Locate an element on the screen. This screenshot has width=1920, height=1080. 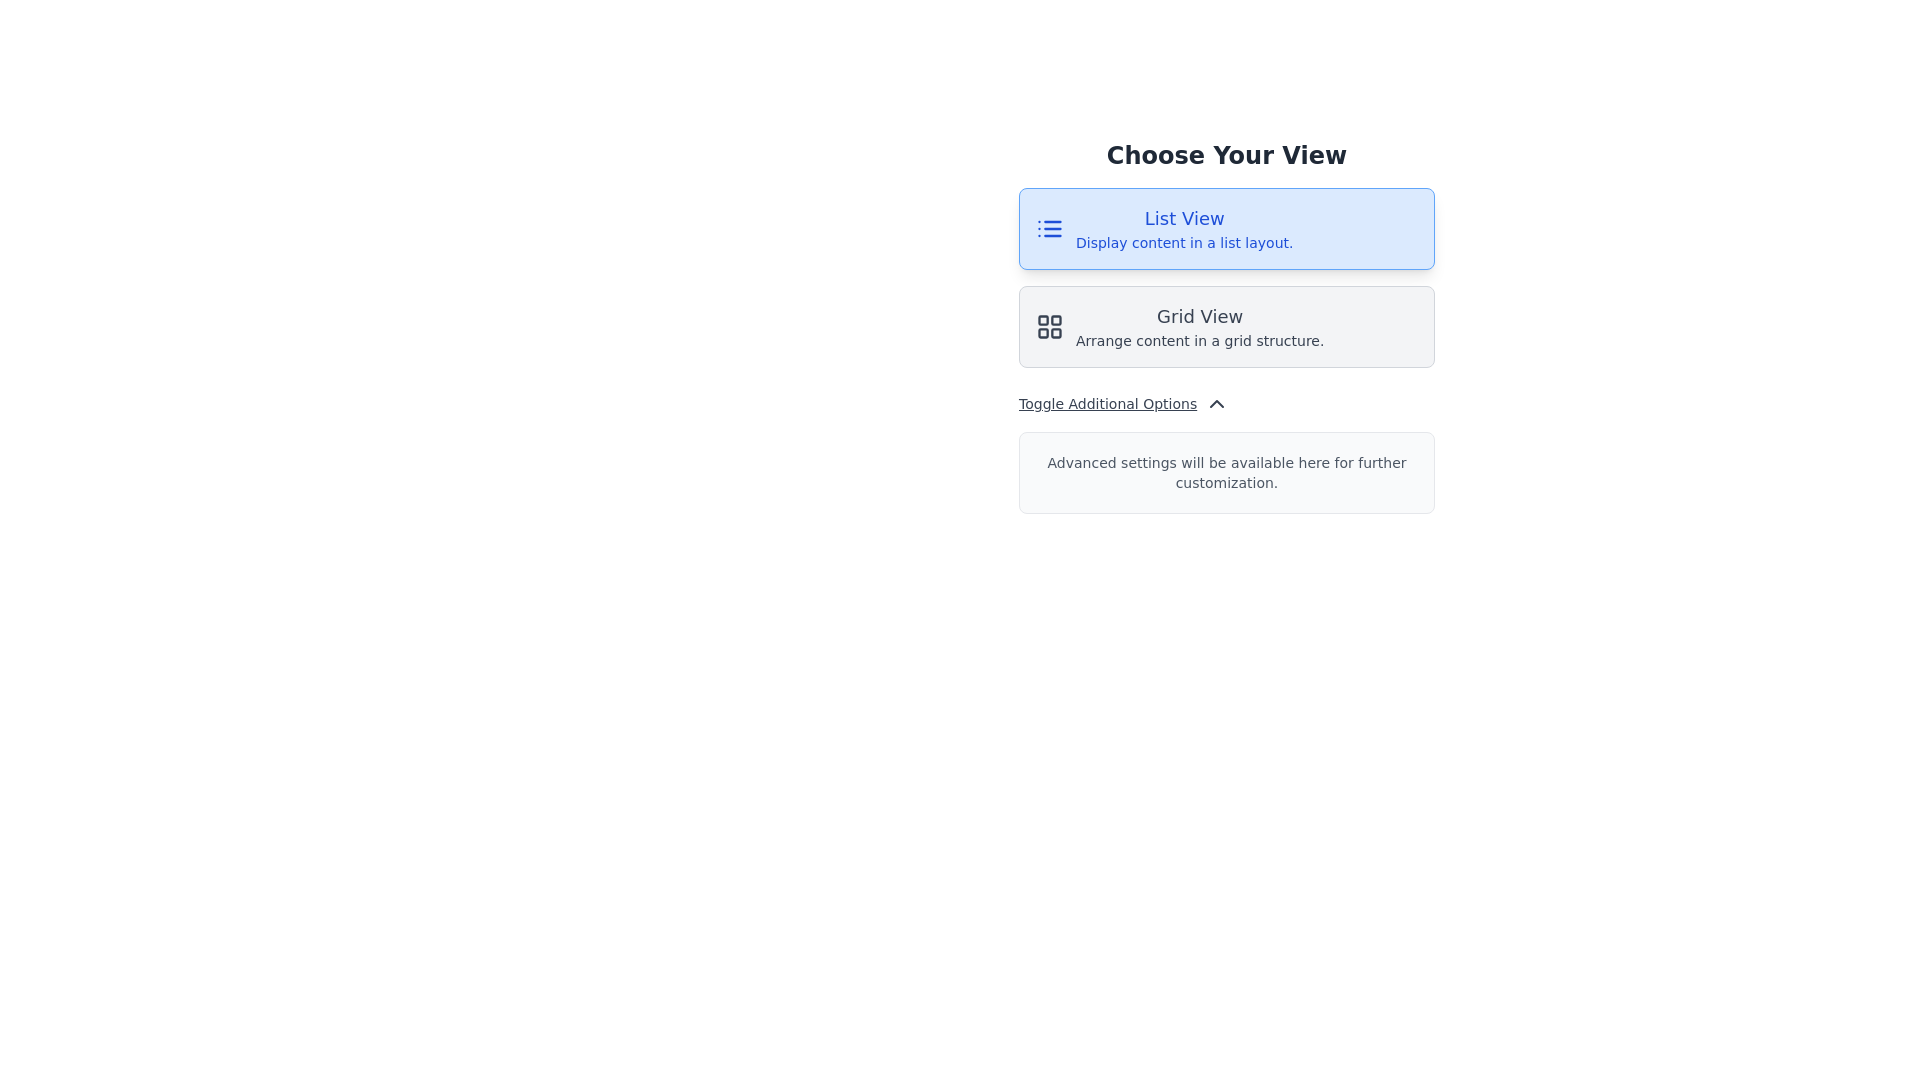
the static text label that states 'Advanced settings will be available here for further customization.' located beneath the 'Toggle Additional Options' label is located at coordinates (1226, 473).